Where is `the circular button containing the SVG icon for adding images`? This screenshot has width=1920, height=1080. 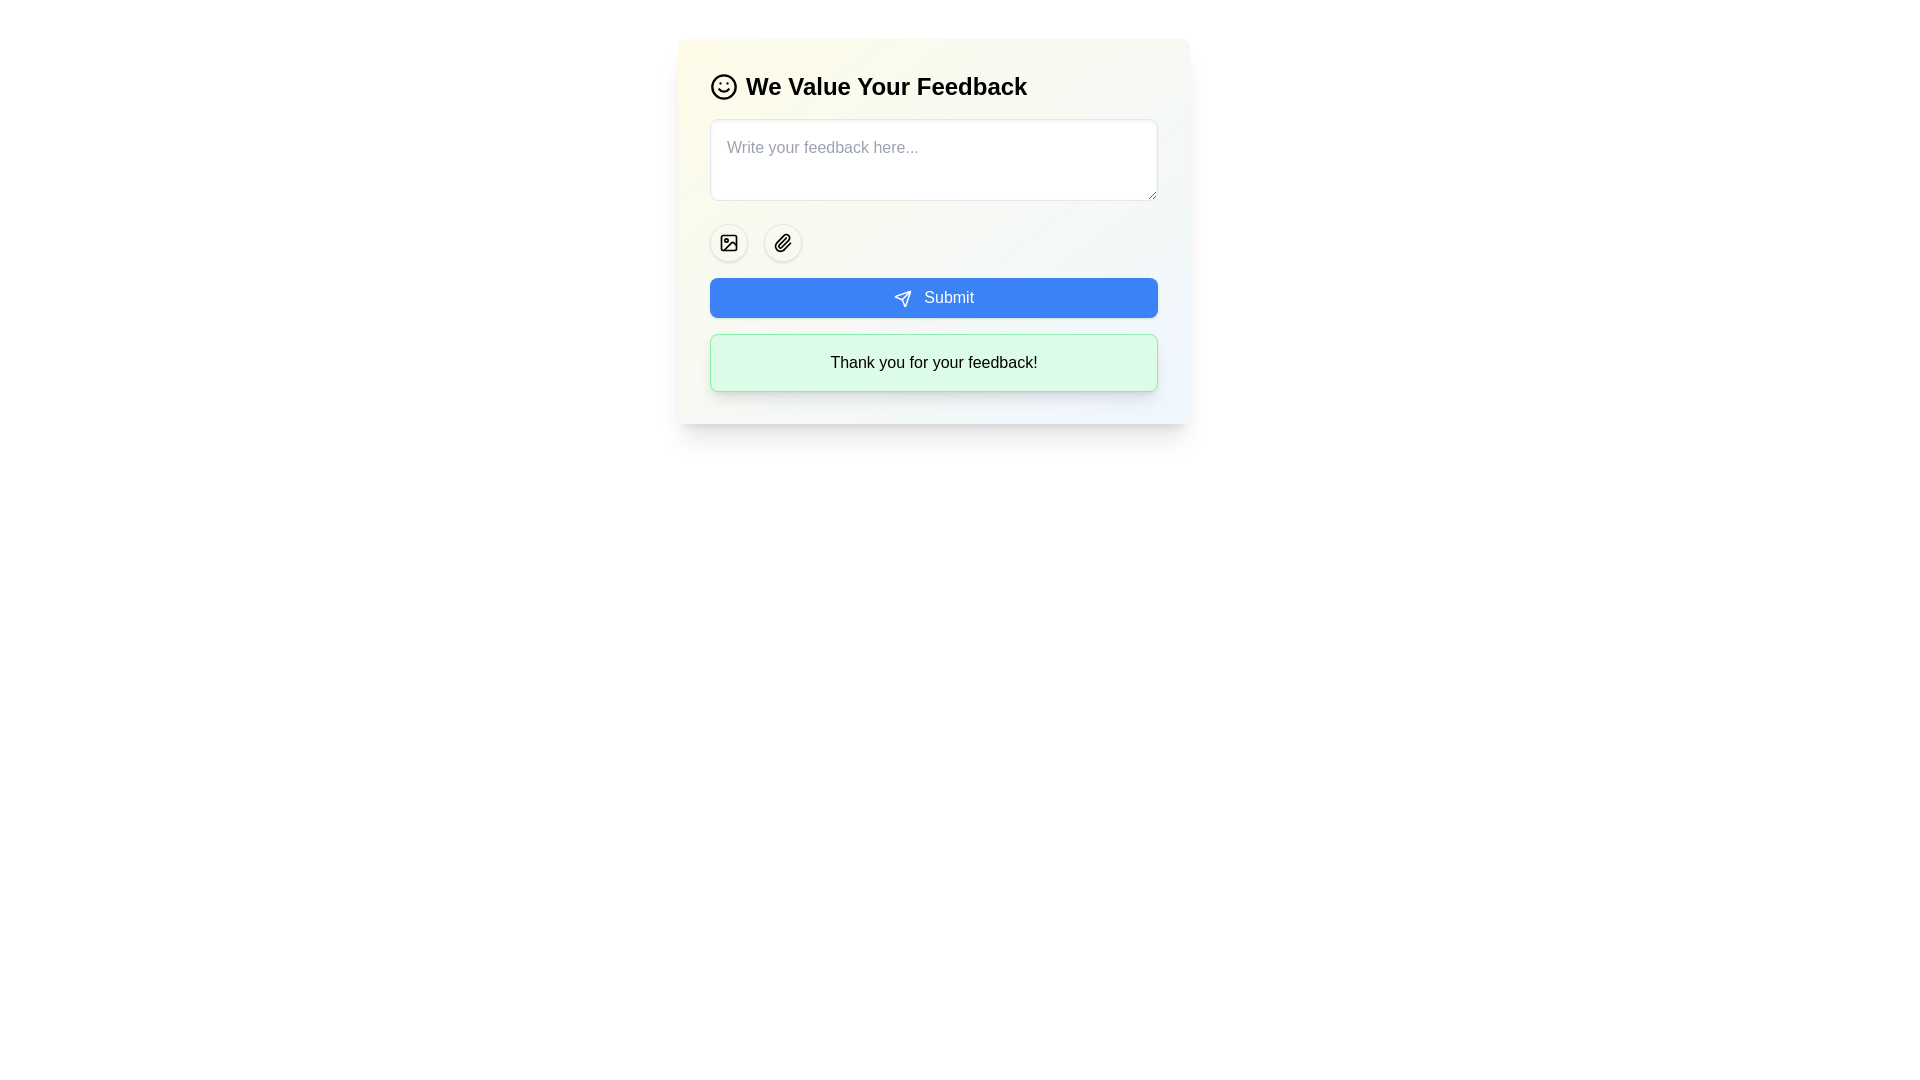 the circular button containing the SVG icon for adding images is located at coordinates (728, 242).